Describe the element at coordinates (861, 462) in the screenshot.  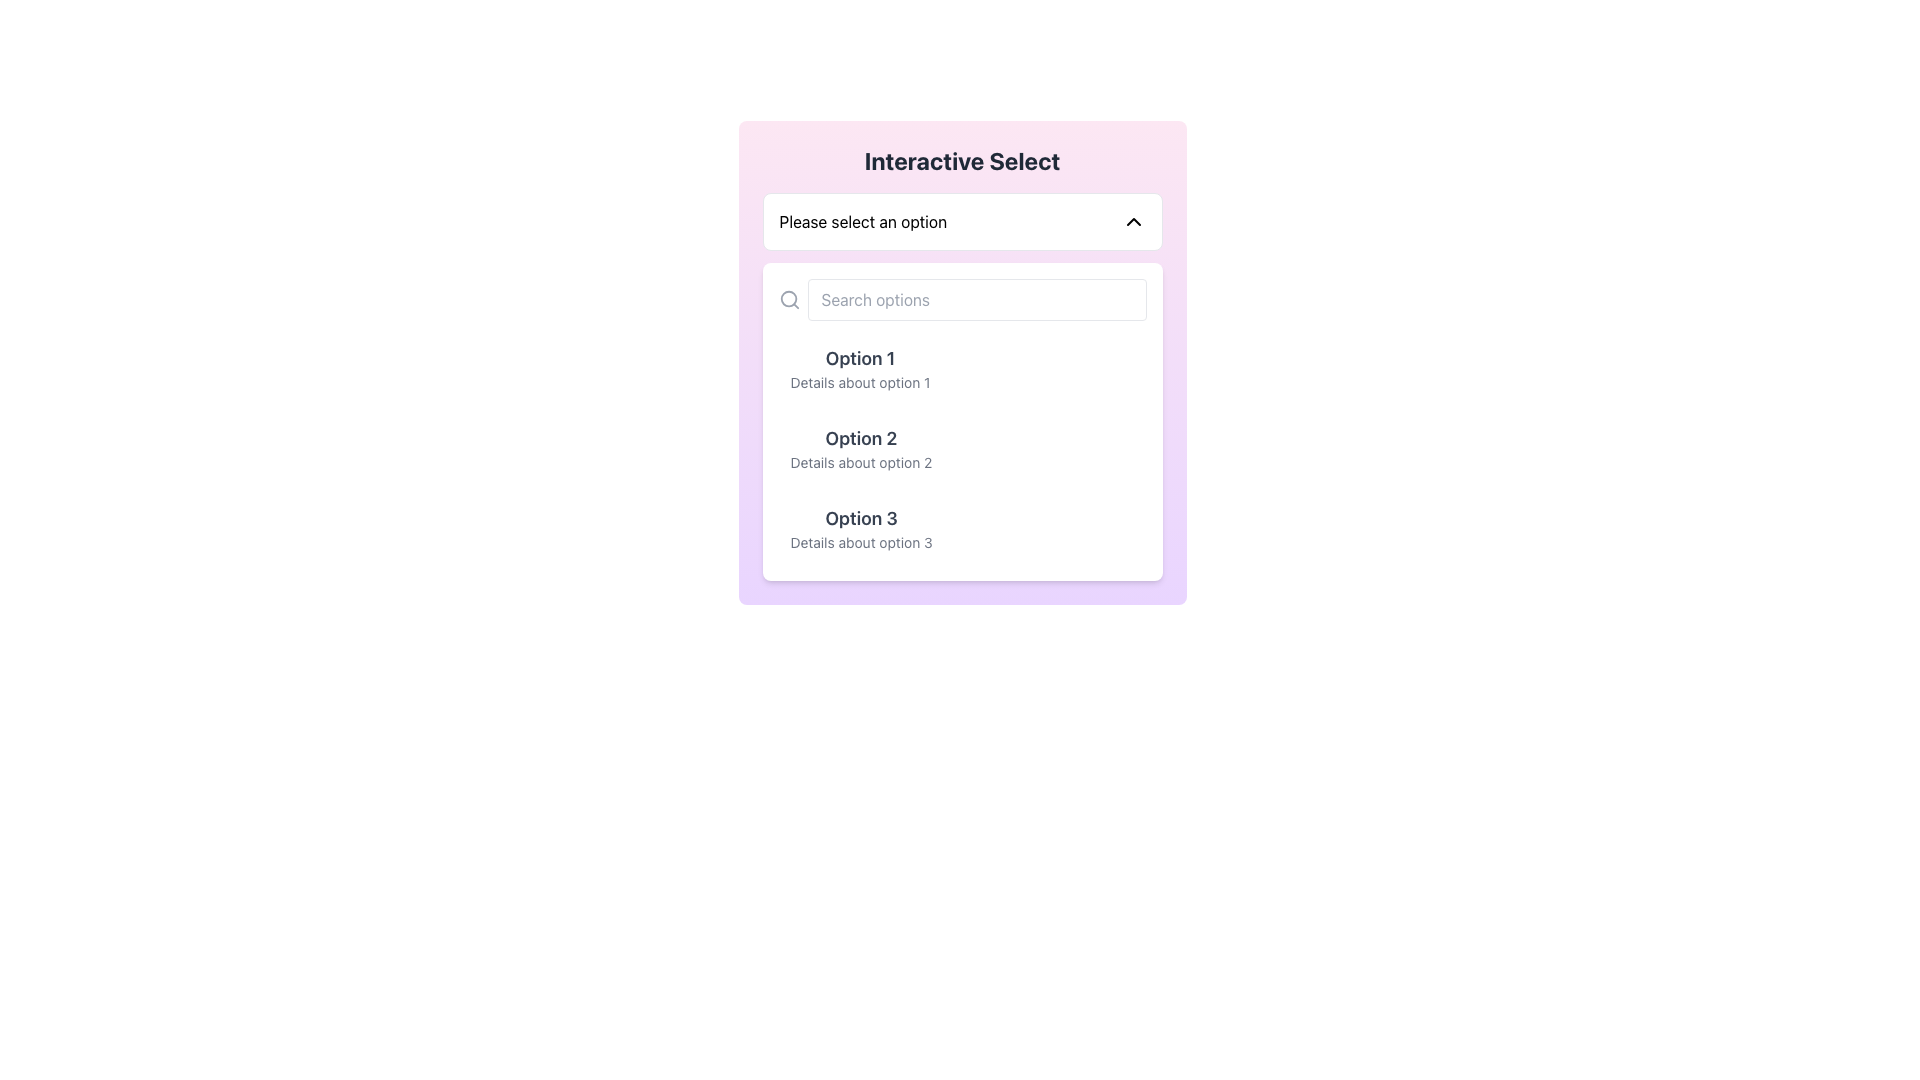
I see `the Text Label that reads 'Details about option 2', which is located directly below 'Option 2' in the dropdown list interface` at that location.